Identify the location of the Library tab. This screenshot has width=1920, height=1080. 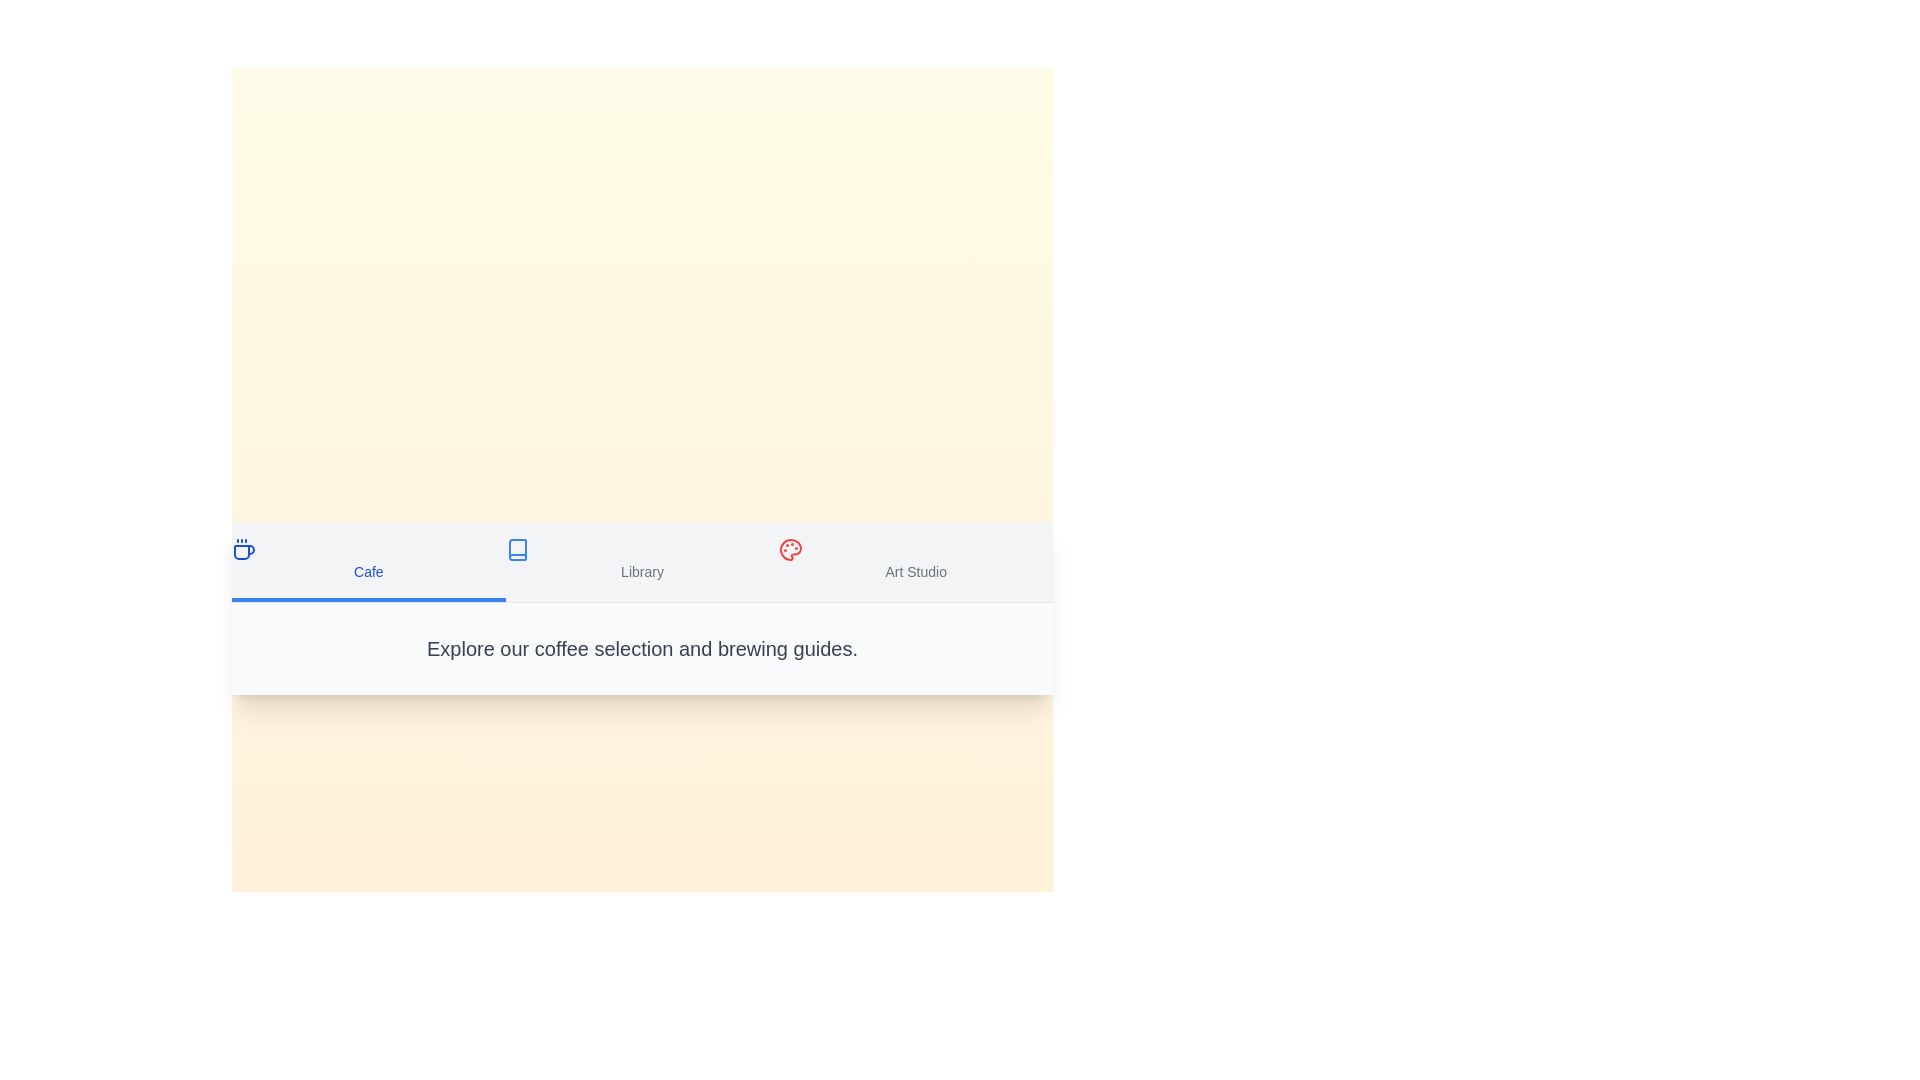
(642, 561).